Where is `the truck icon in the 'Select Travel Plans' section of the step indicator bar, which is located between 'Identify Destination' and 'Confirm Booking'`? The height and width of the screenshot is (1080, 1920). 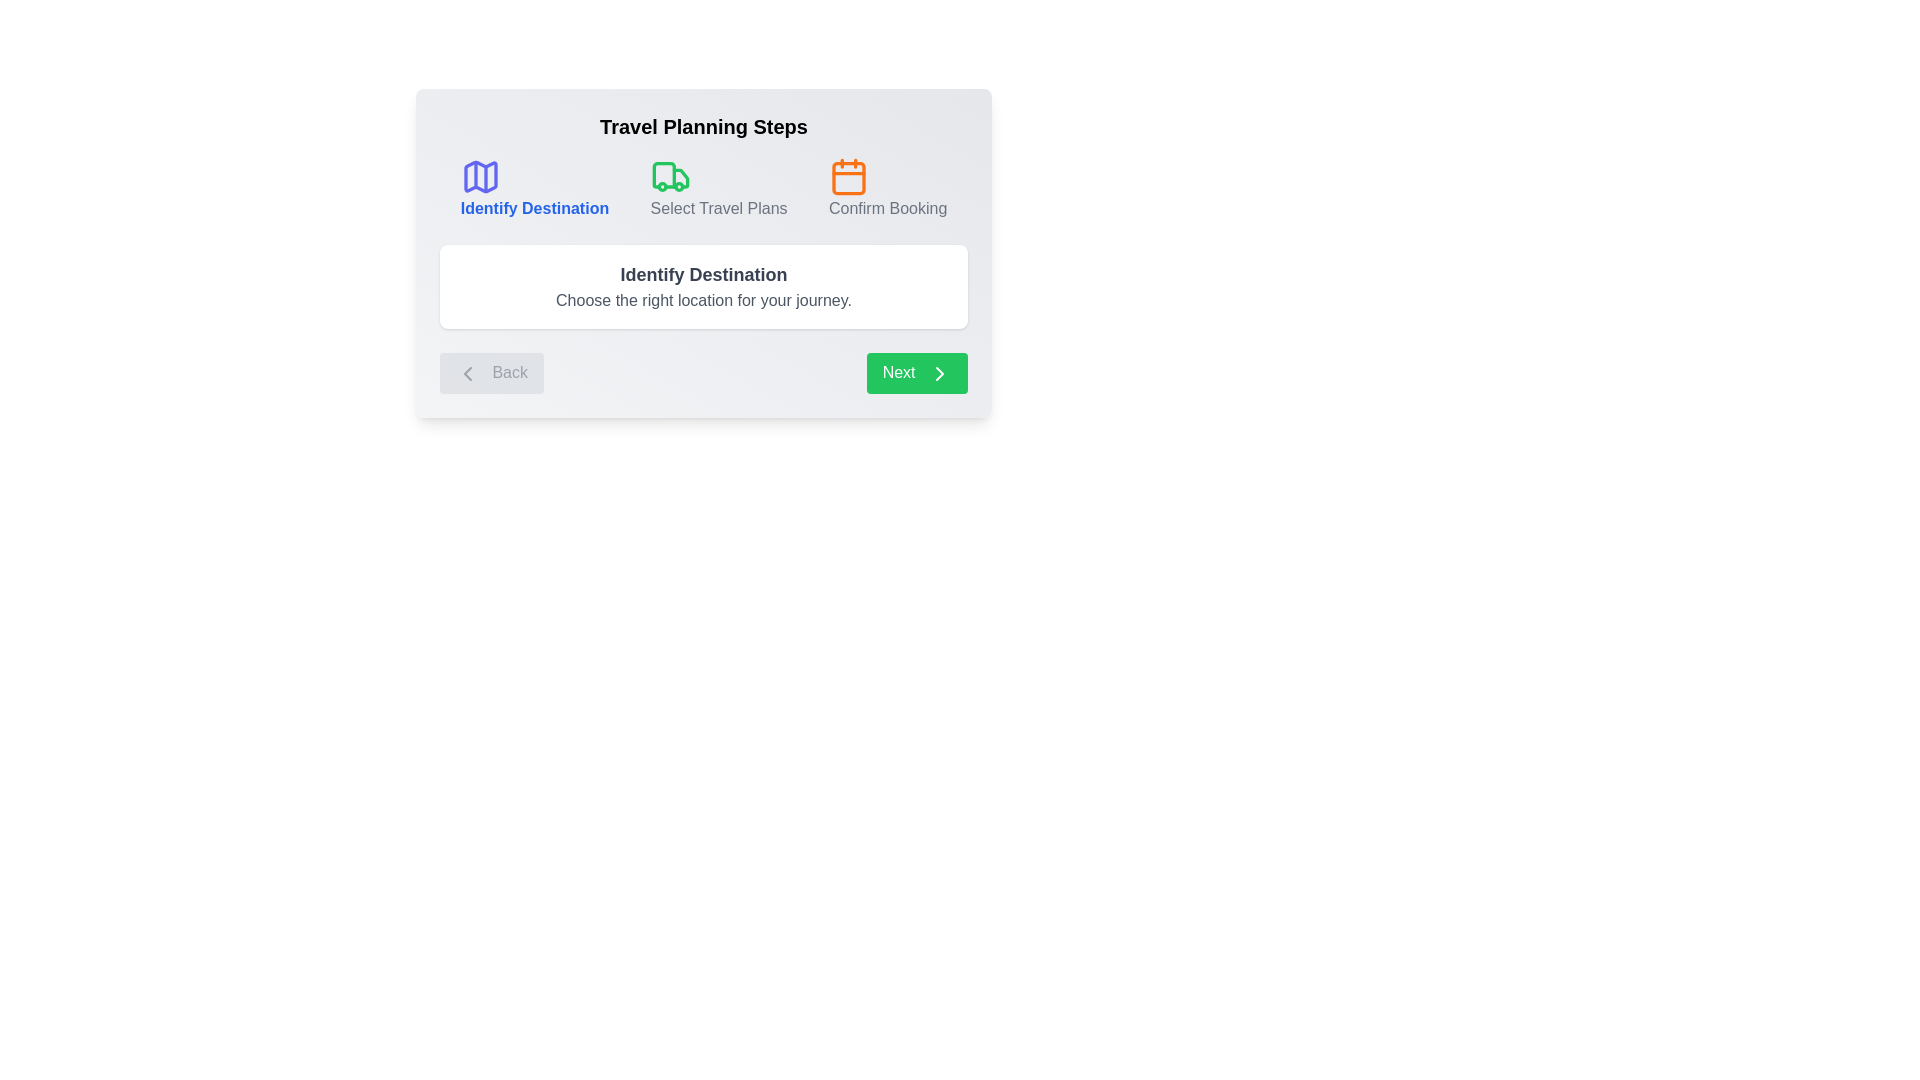 the truck icon in the 'Select Travel Plans' section of the step indicator bar, which is located between 'Identify Destination' and 'Confirm Booking' is located at coordinates (680, 177).